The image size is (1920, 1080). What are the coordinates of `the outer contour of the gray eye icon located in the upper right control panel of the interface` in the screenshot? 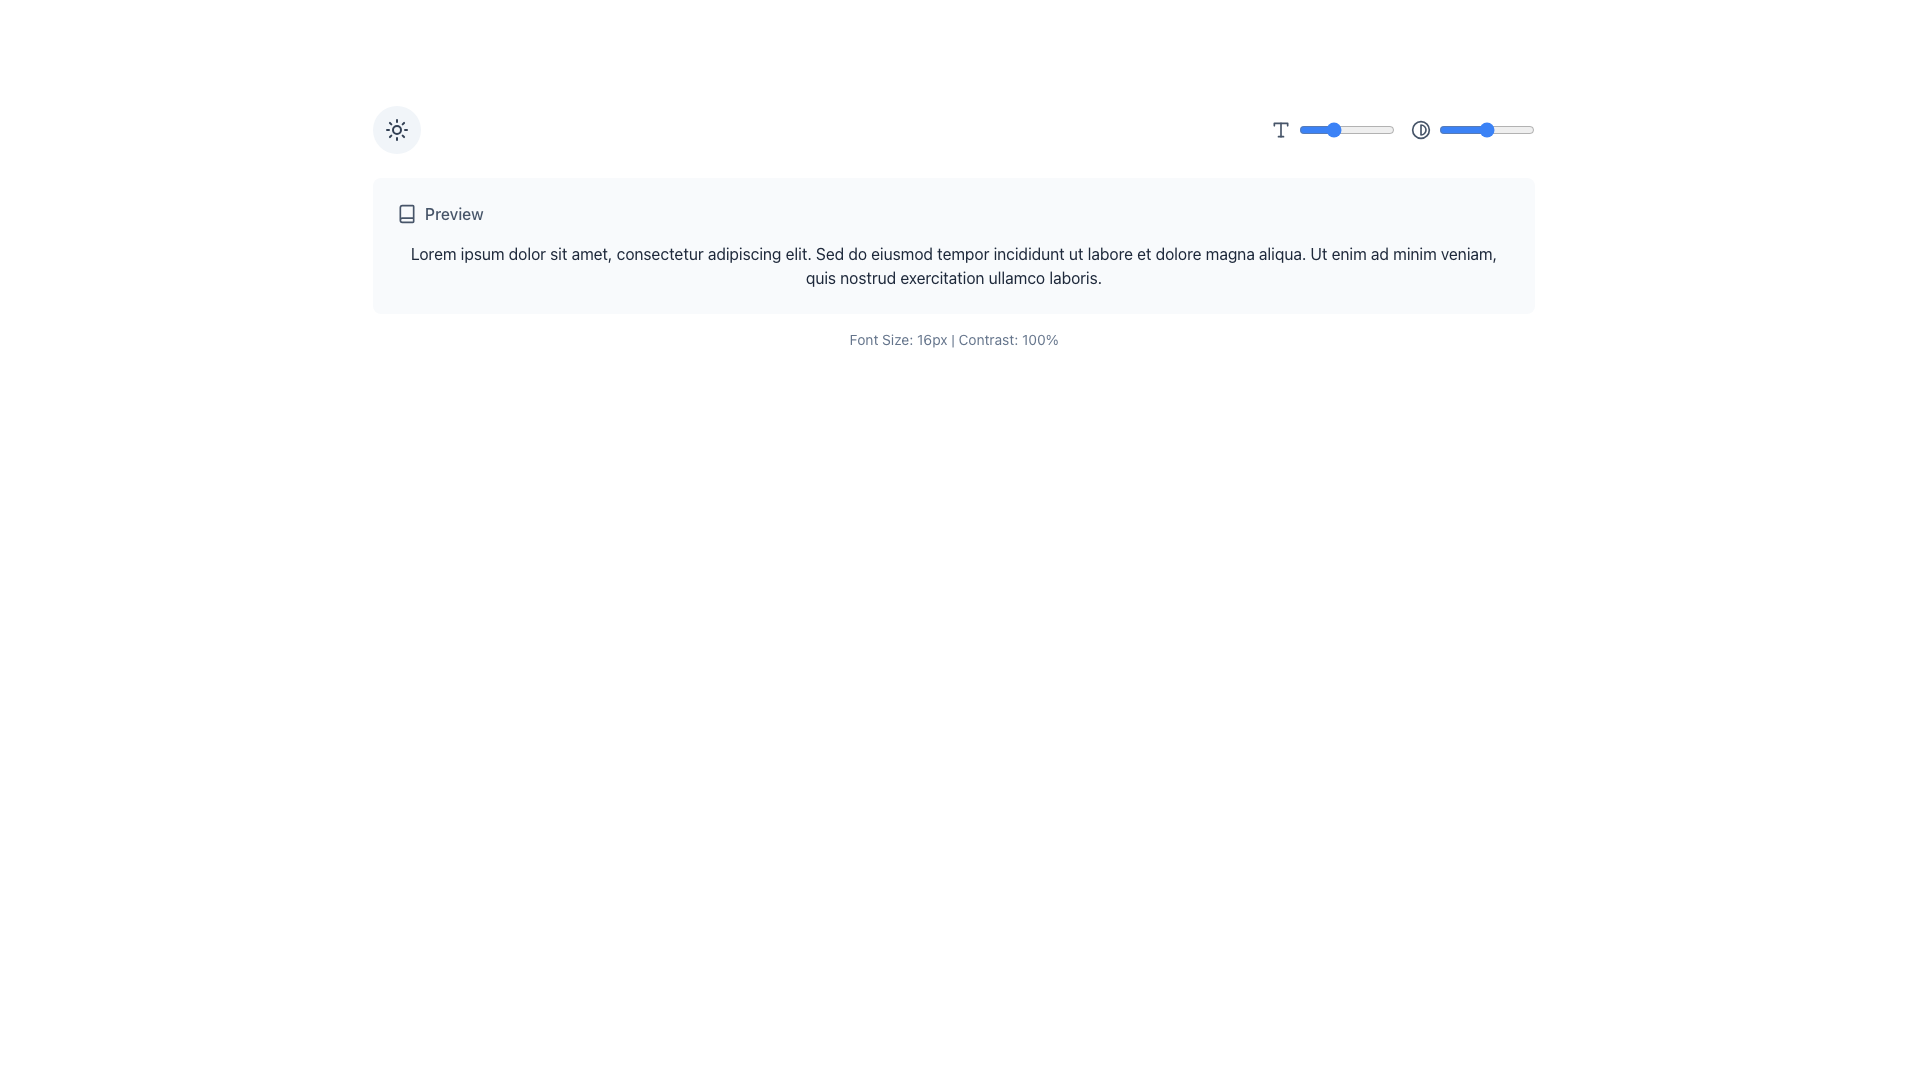 It's located at (1516, 134).